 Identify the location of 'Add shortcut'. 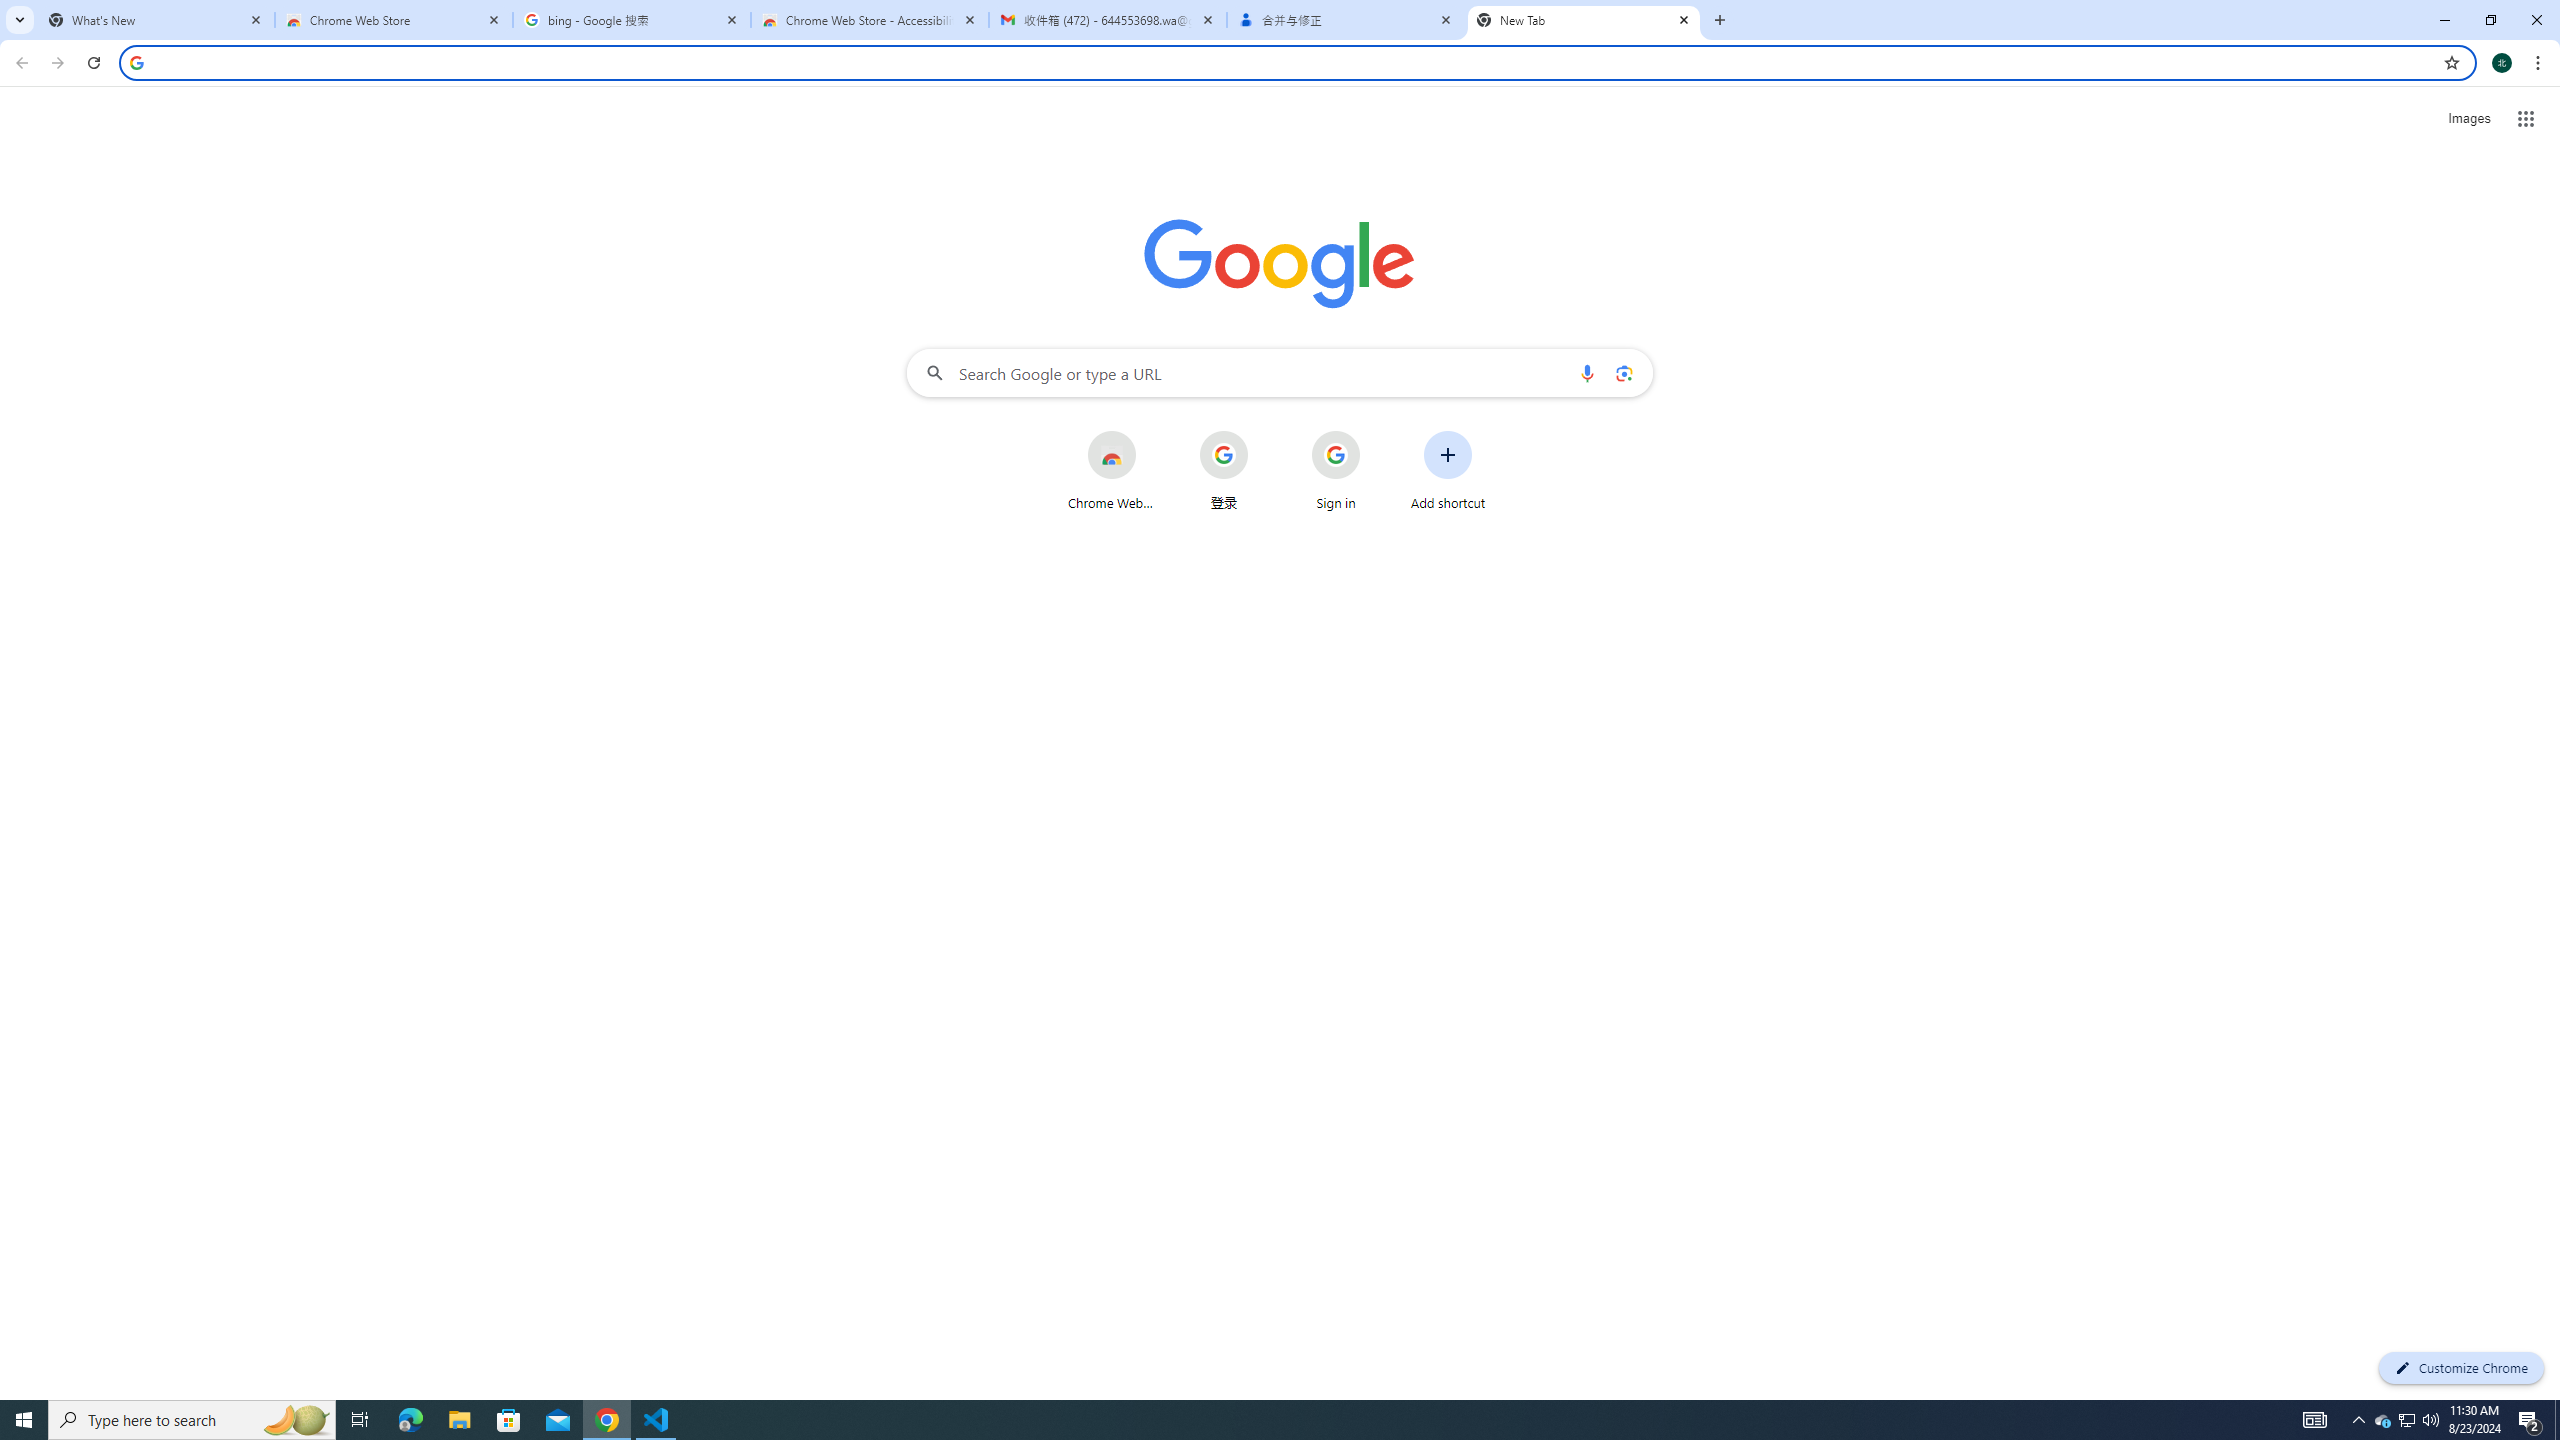
(1447, 470).